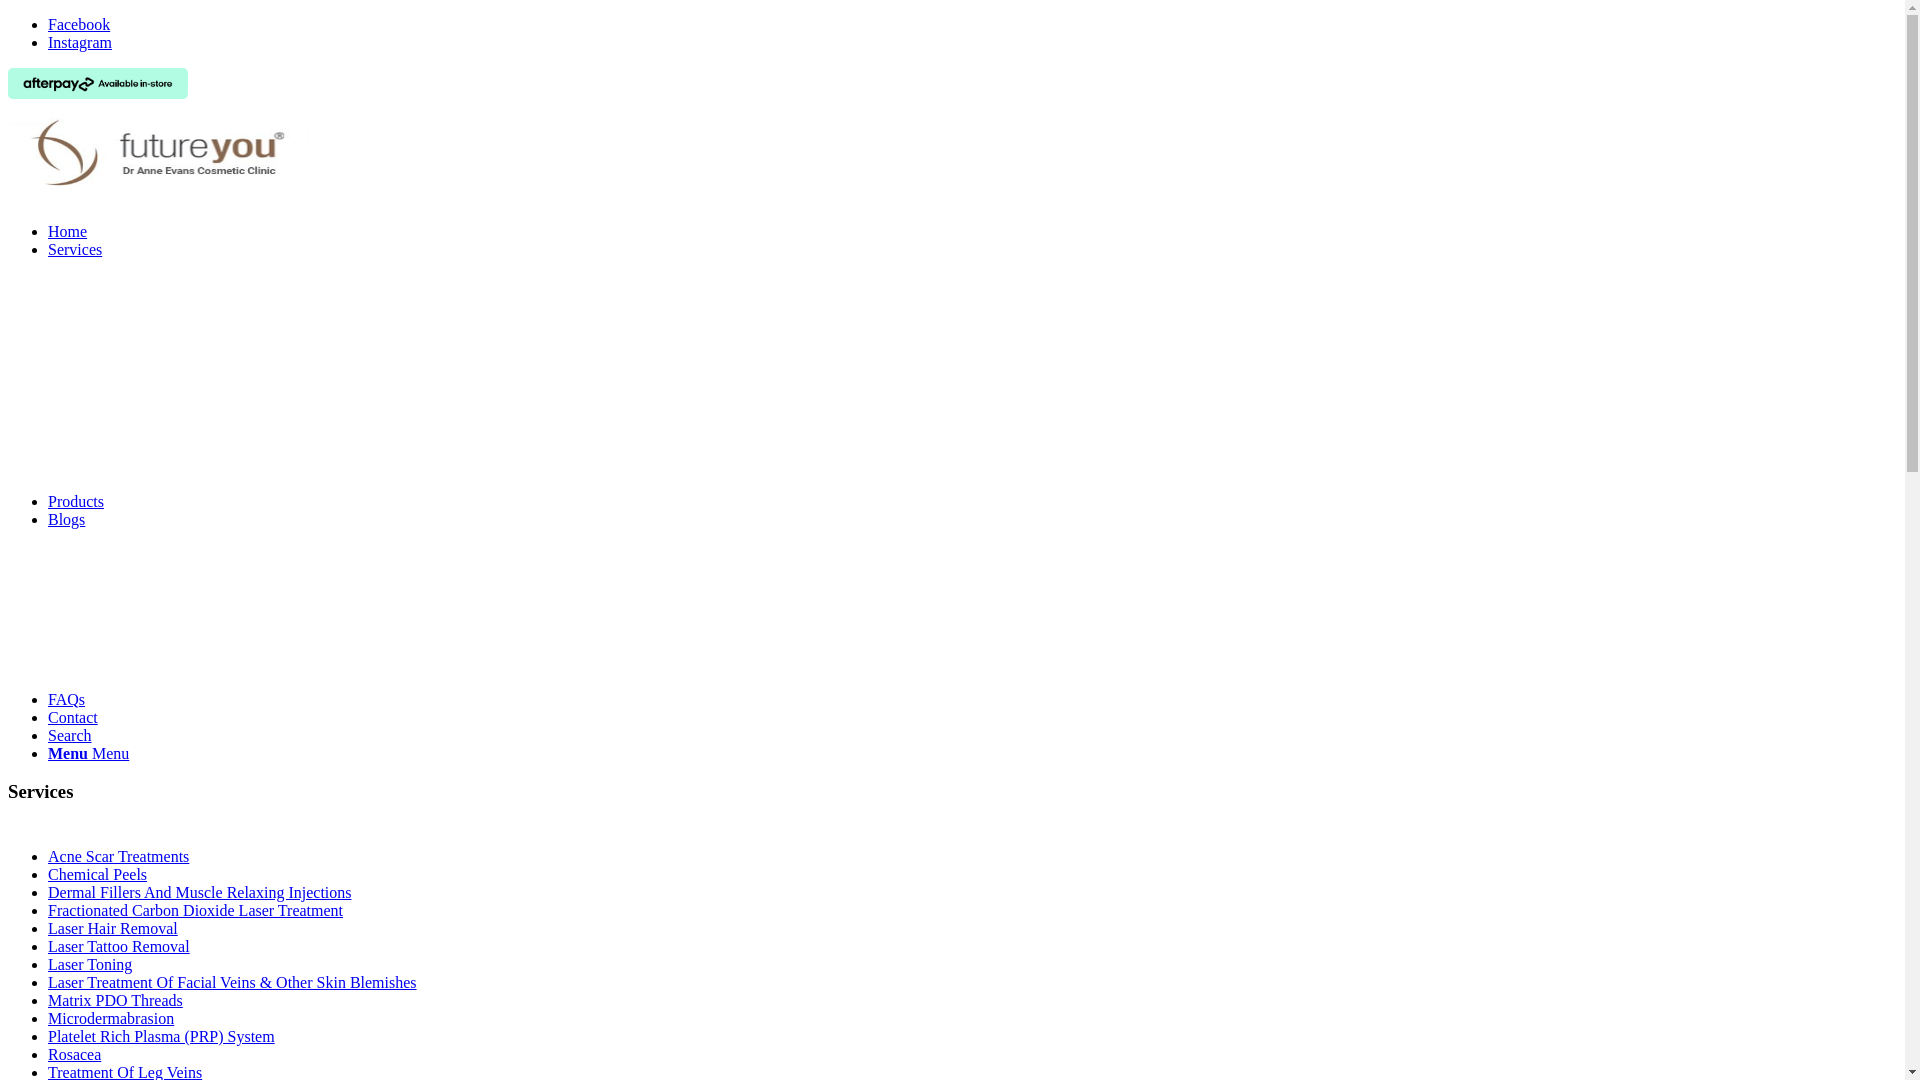 Image resolution: width=1920 pixels, height=1080 pixels. What do you see at coordinates (80, 42) in the screenshot?
I see `'Instagram'` at bounding box center [80, 42].